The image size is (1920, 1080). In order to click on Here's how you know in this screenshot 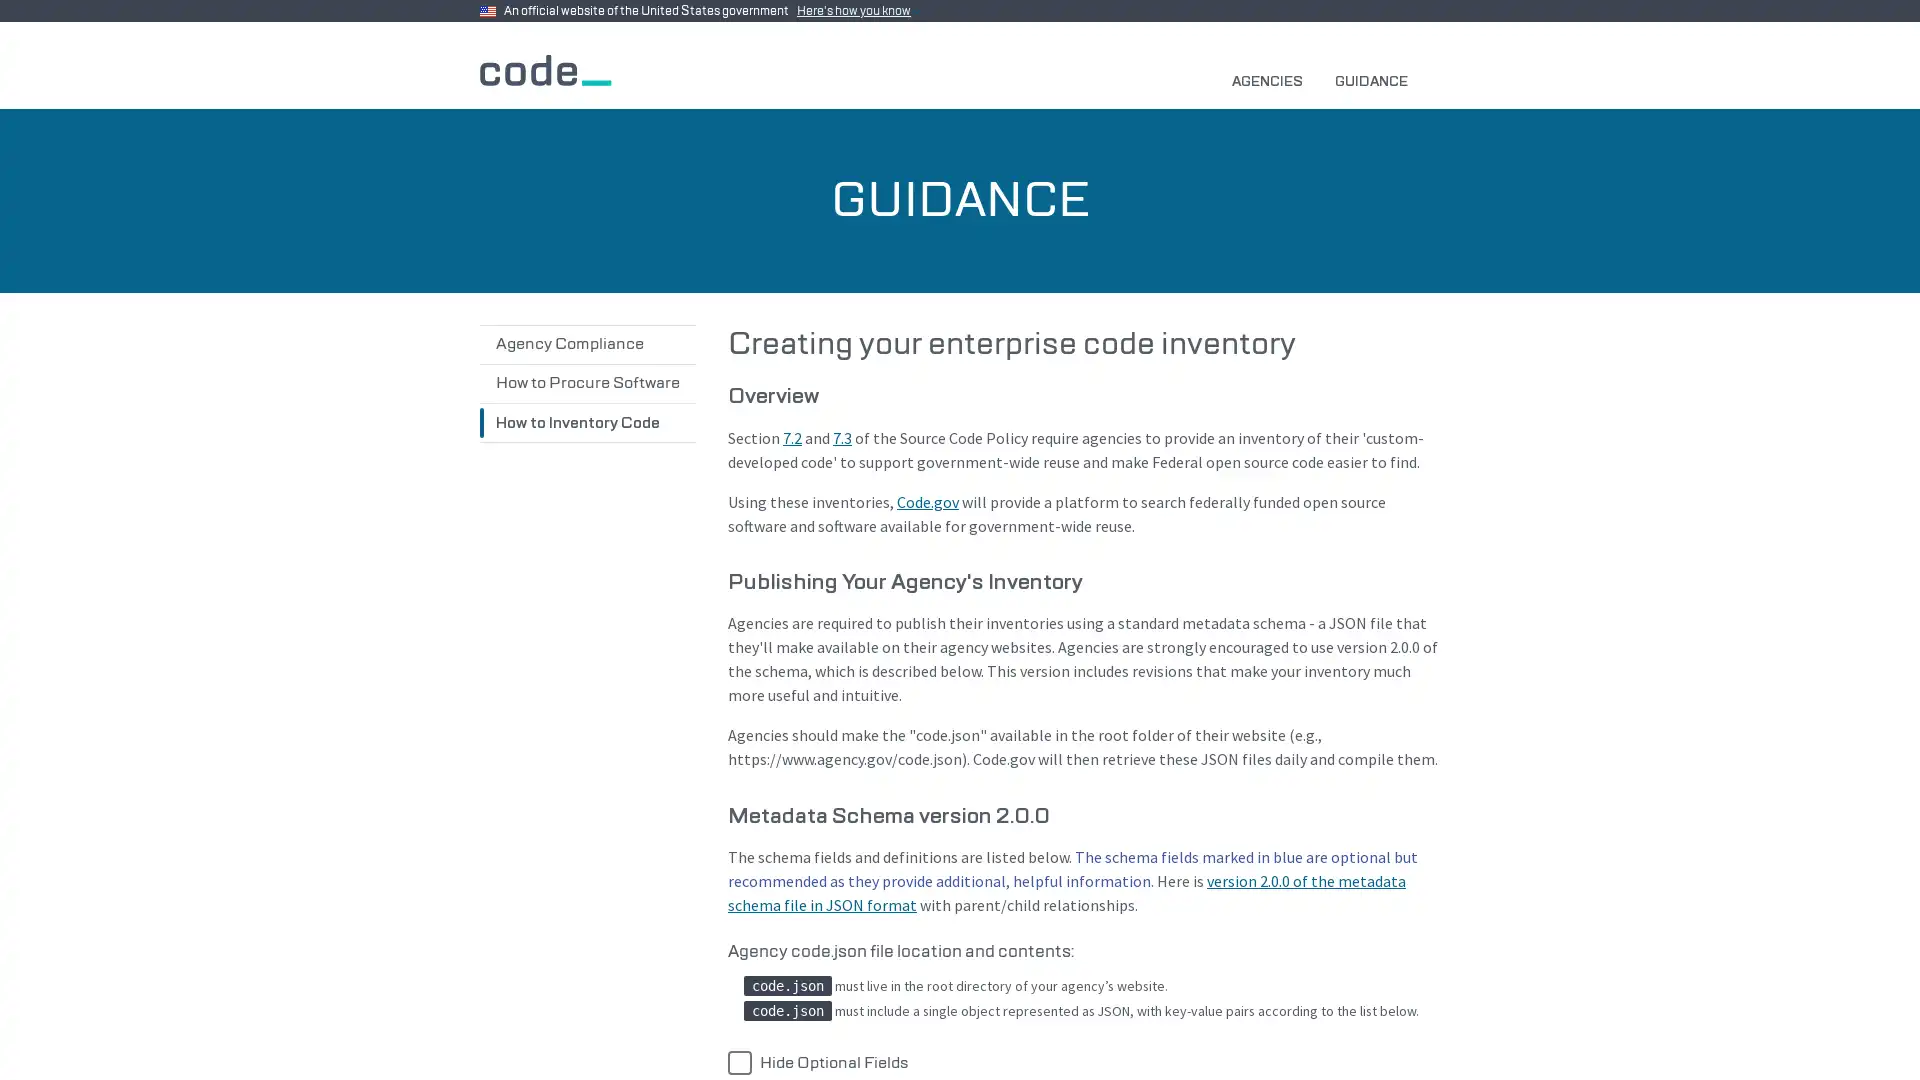, I will do `click(858, 11)`.